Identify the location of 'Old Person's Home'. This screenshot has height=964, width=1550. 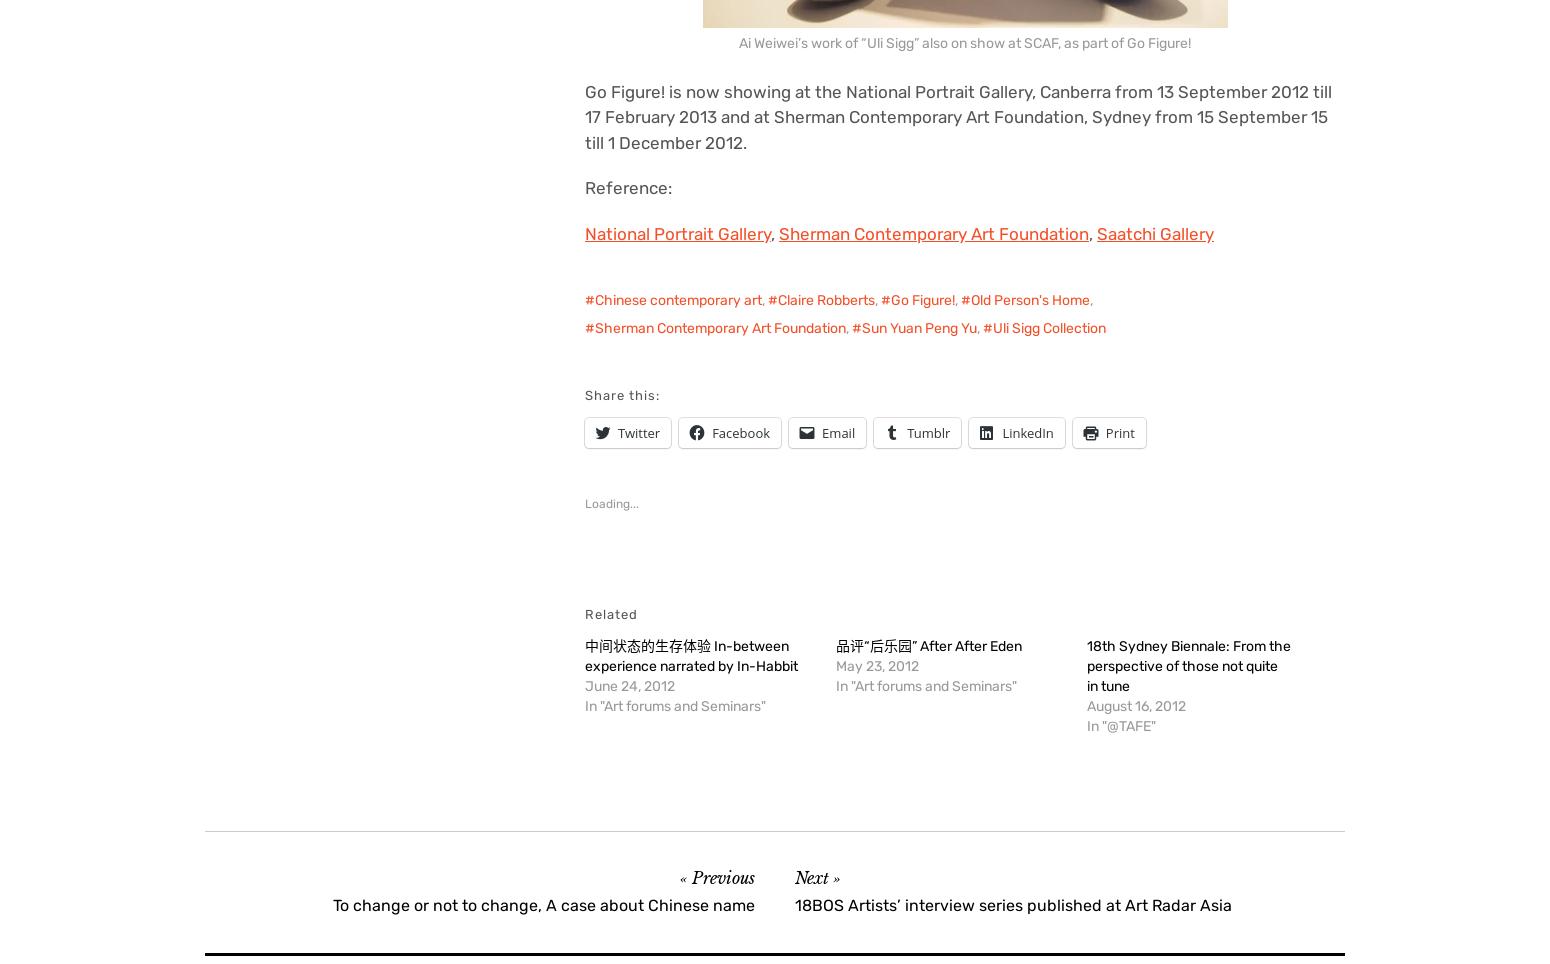
(970, 300).